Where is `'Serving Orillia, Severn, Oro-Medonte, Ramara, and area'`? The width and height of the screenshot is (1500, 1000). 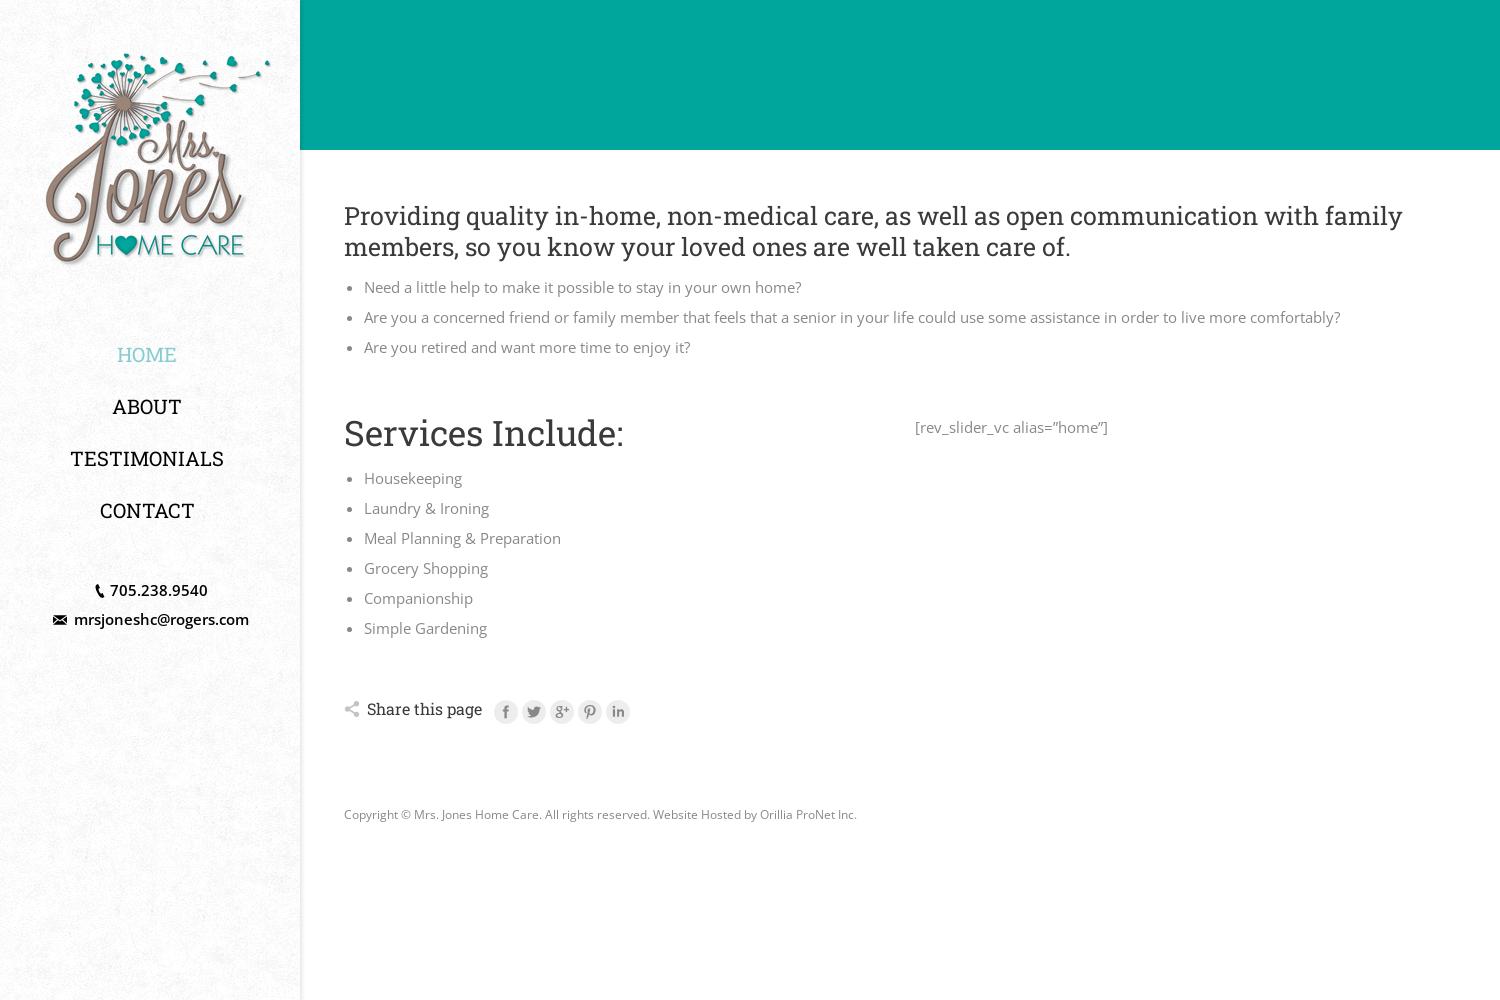 'Serving Orillia, Severn, Oro-Medonte, Ramara, and area' is located at coordinates (666, 99).